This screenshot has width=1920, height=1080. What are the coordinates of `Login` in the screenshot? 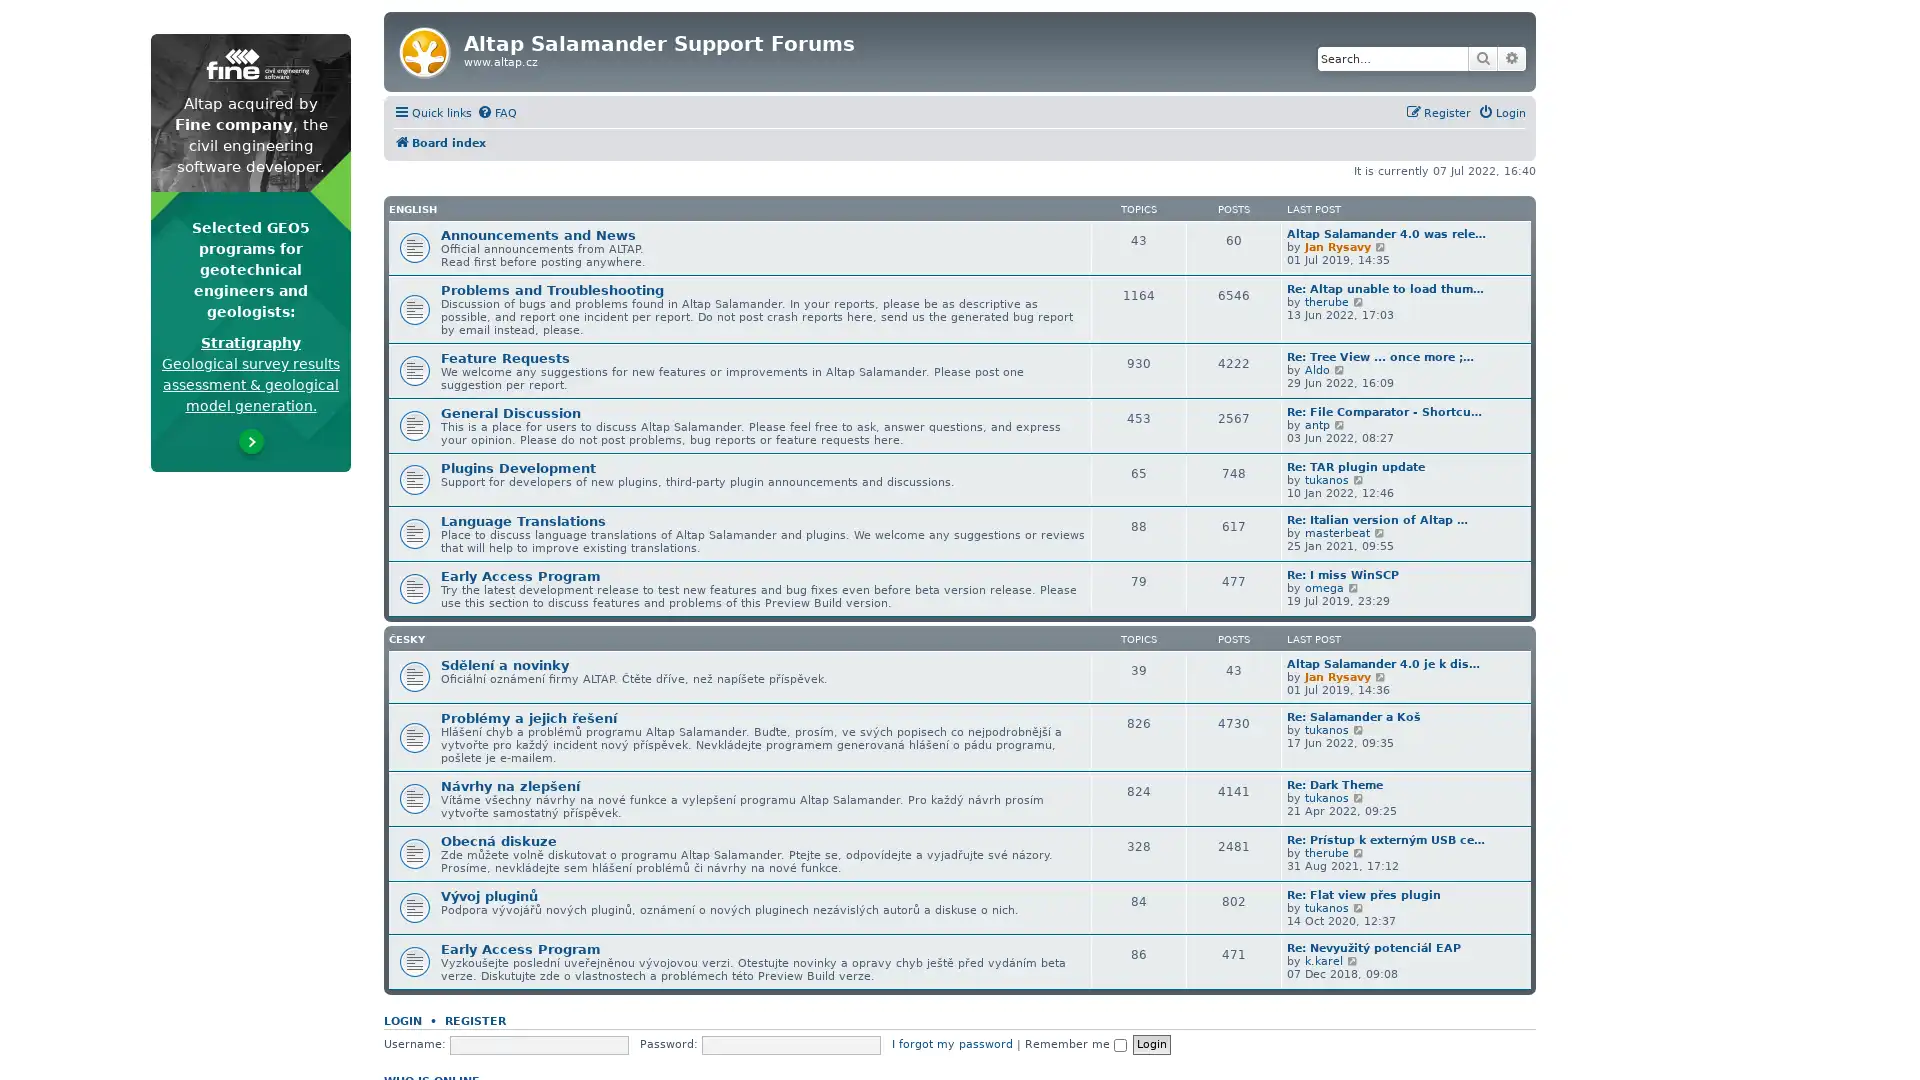 It's located at (1151, 1043).